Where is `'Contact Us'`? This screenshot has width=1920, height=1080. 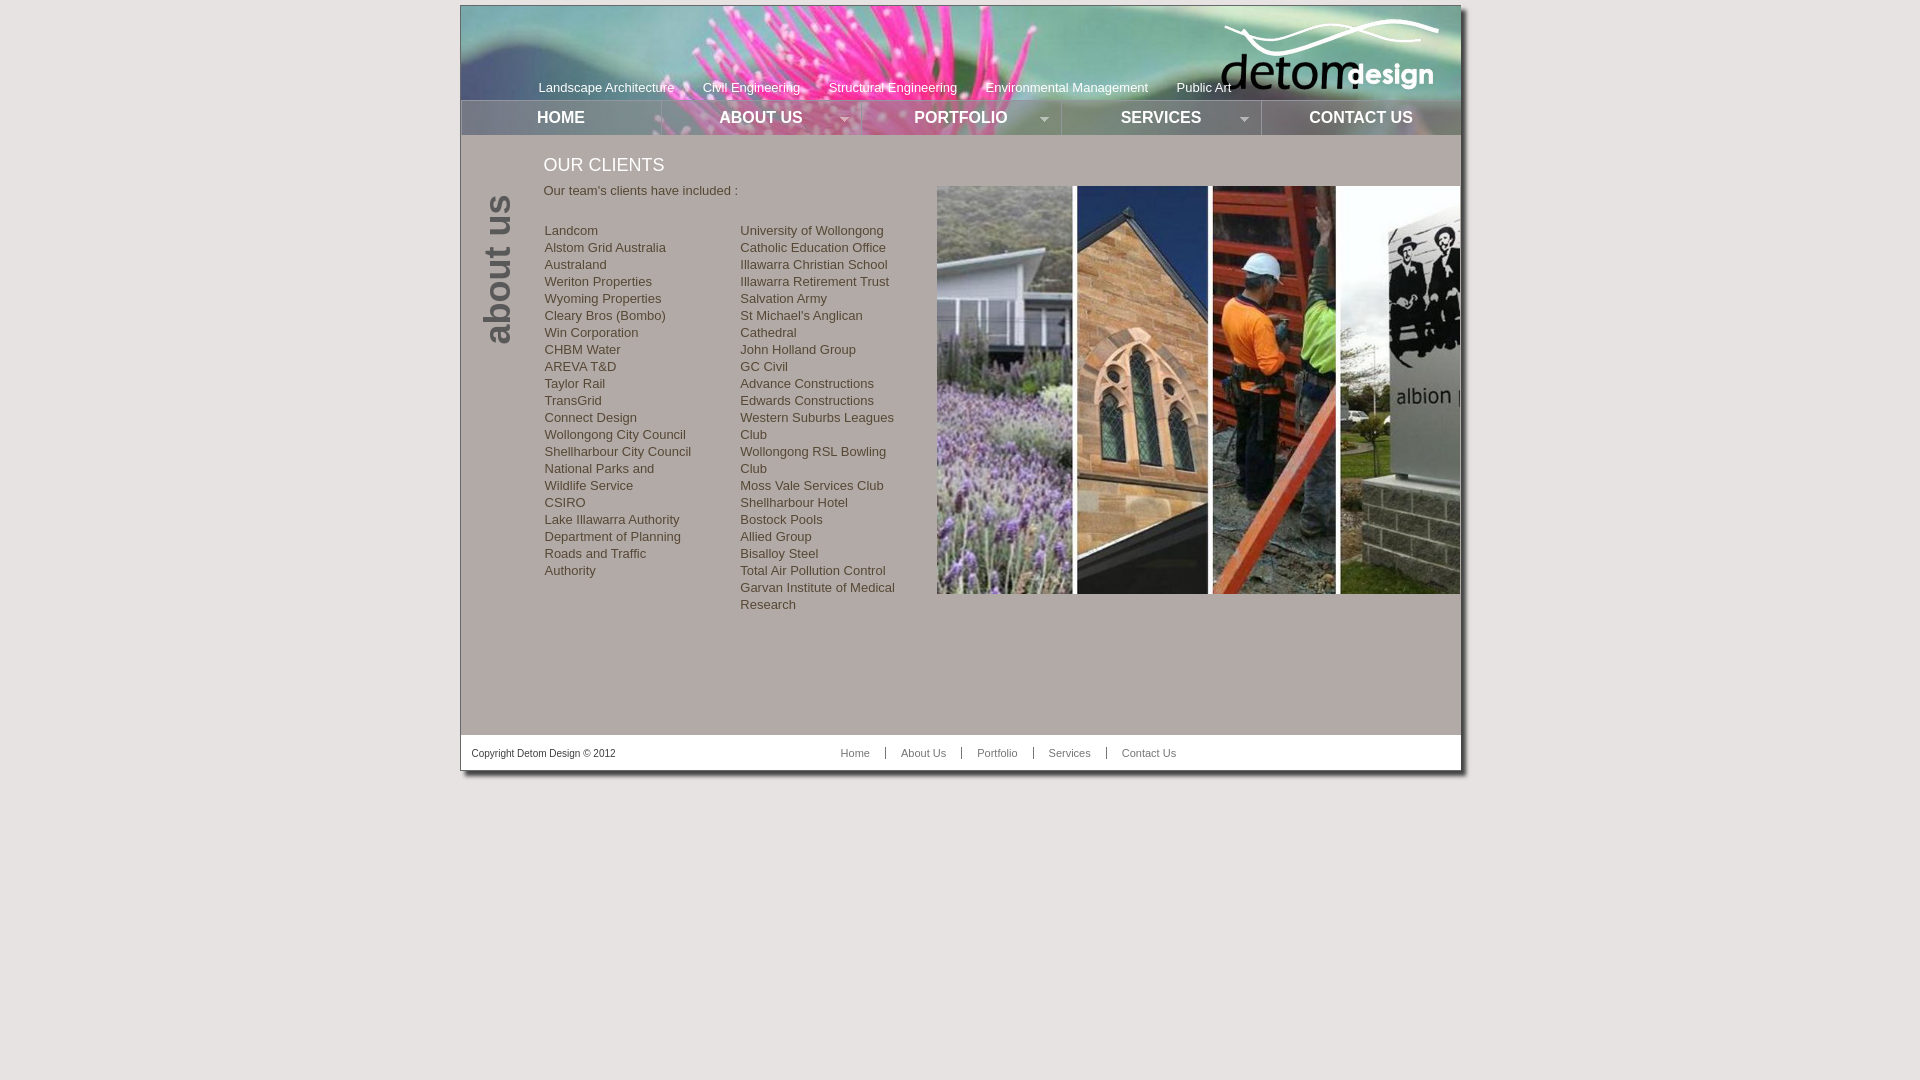
'Contact Us' is located at coordinates (1148, 752).